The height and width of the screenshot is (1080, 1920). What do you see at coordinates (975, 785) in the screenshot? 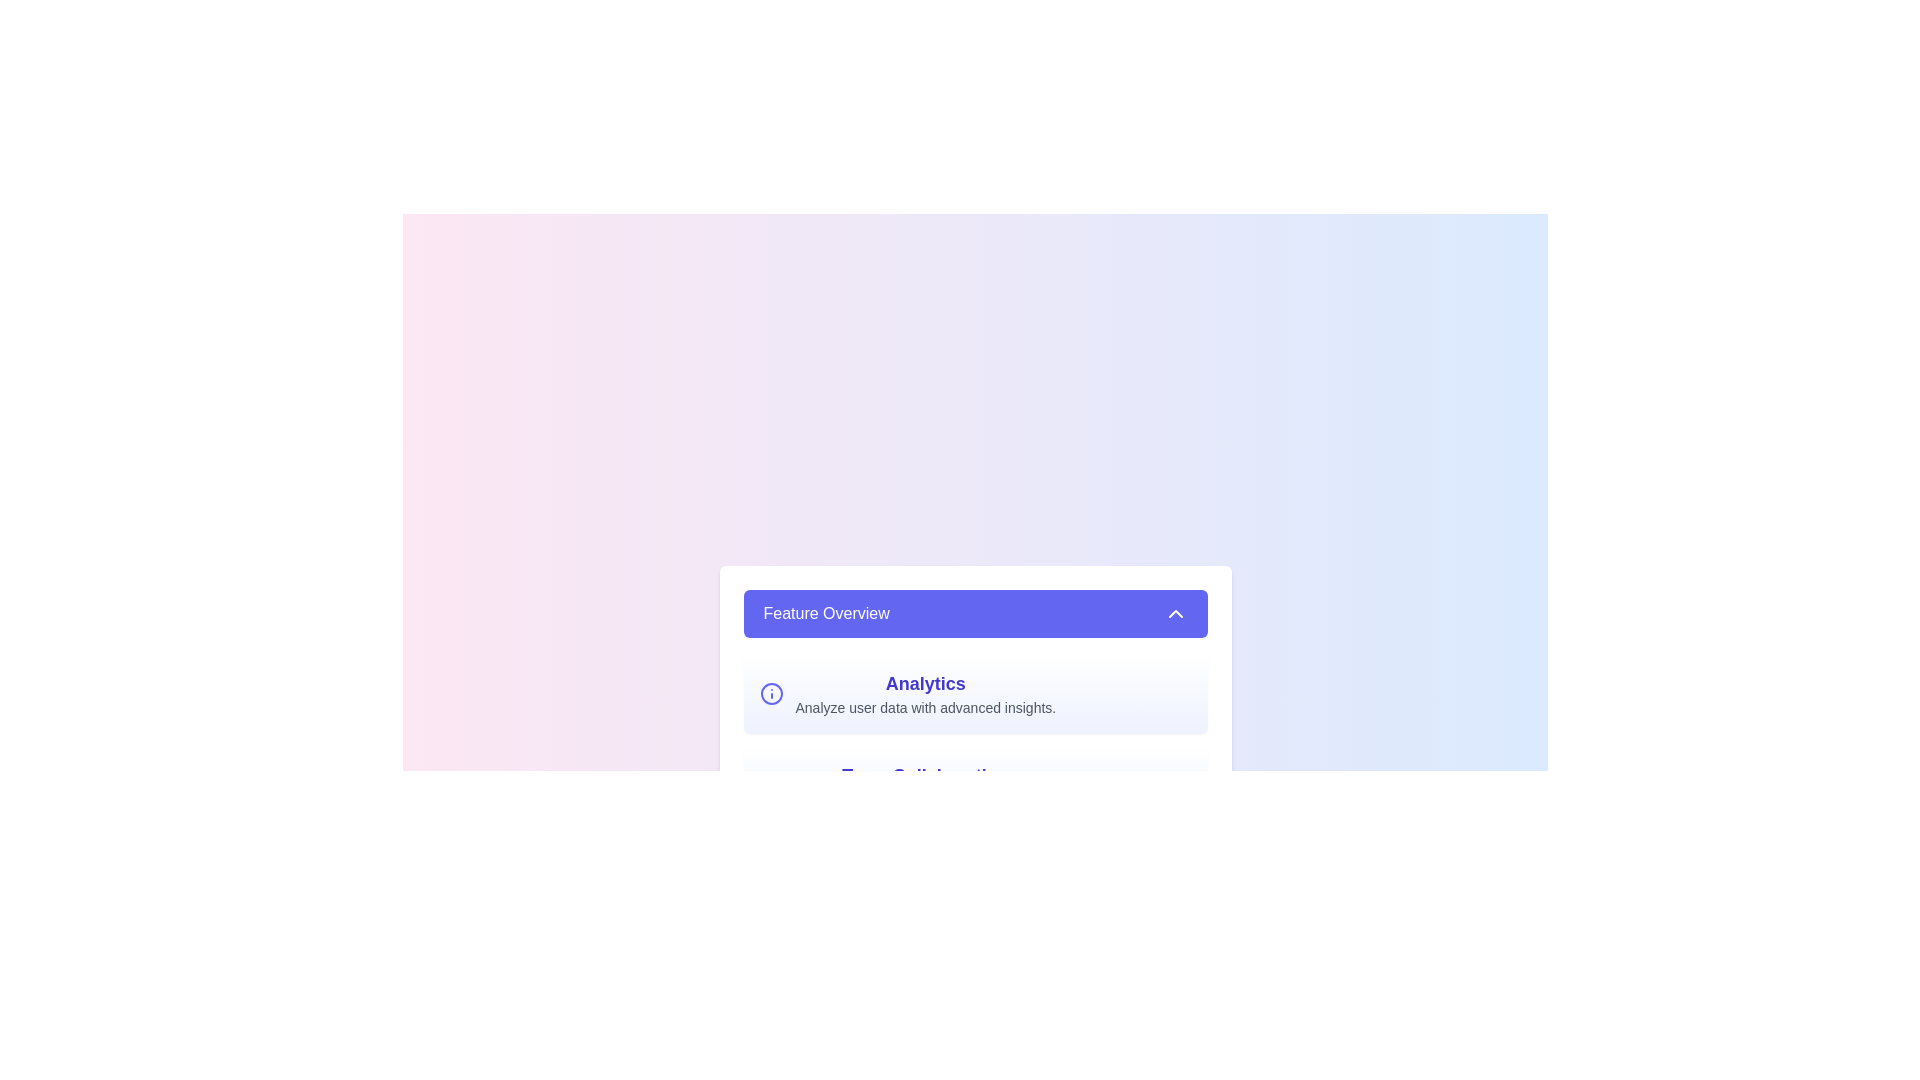
I see `properties of the 'Team Collaboration' card, which is the second item in the vertically stacked list under 'Feature Overview', by opening the developer tools` at bounding box center [975, 785].